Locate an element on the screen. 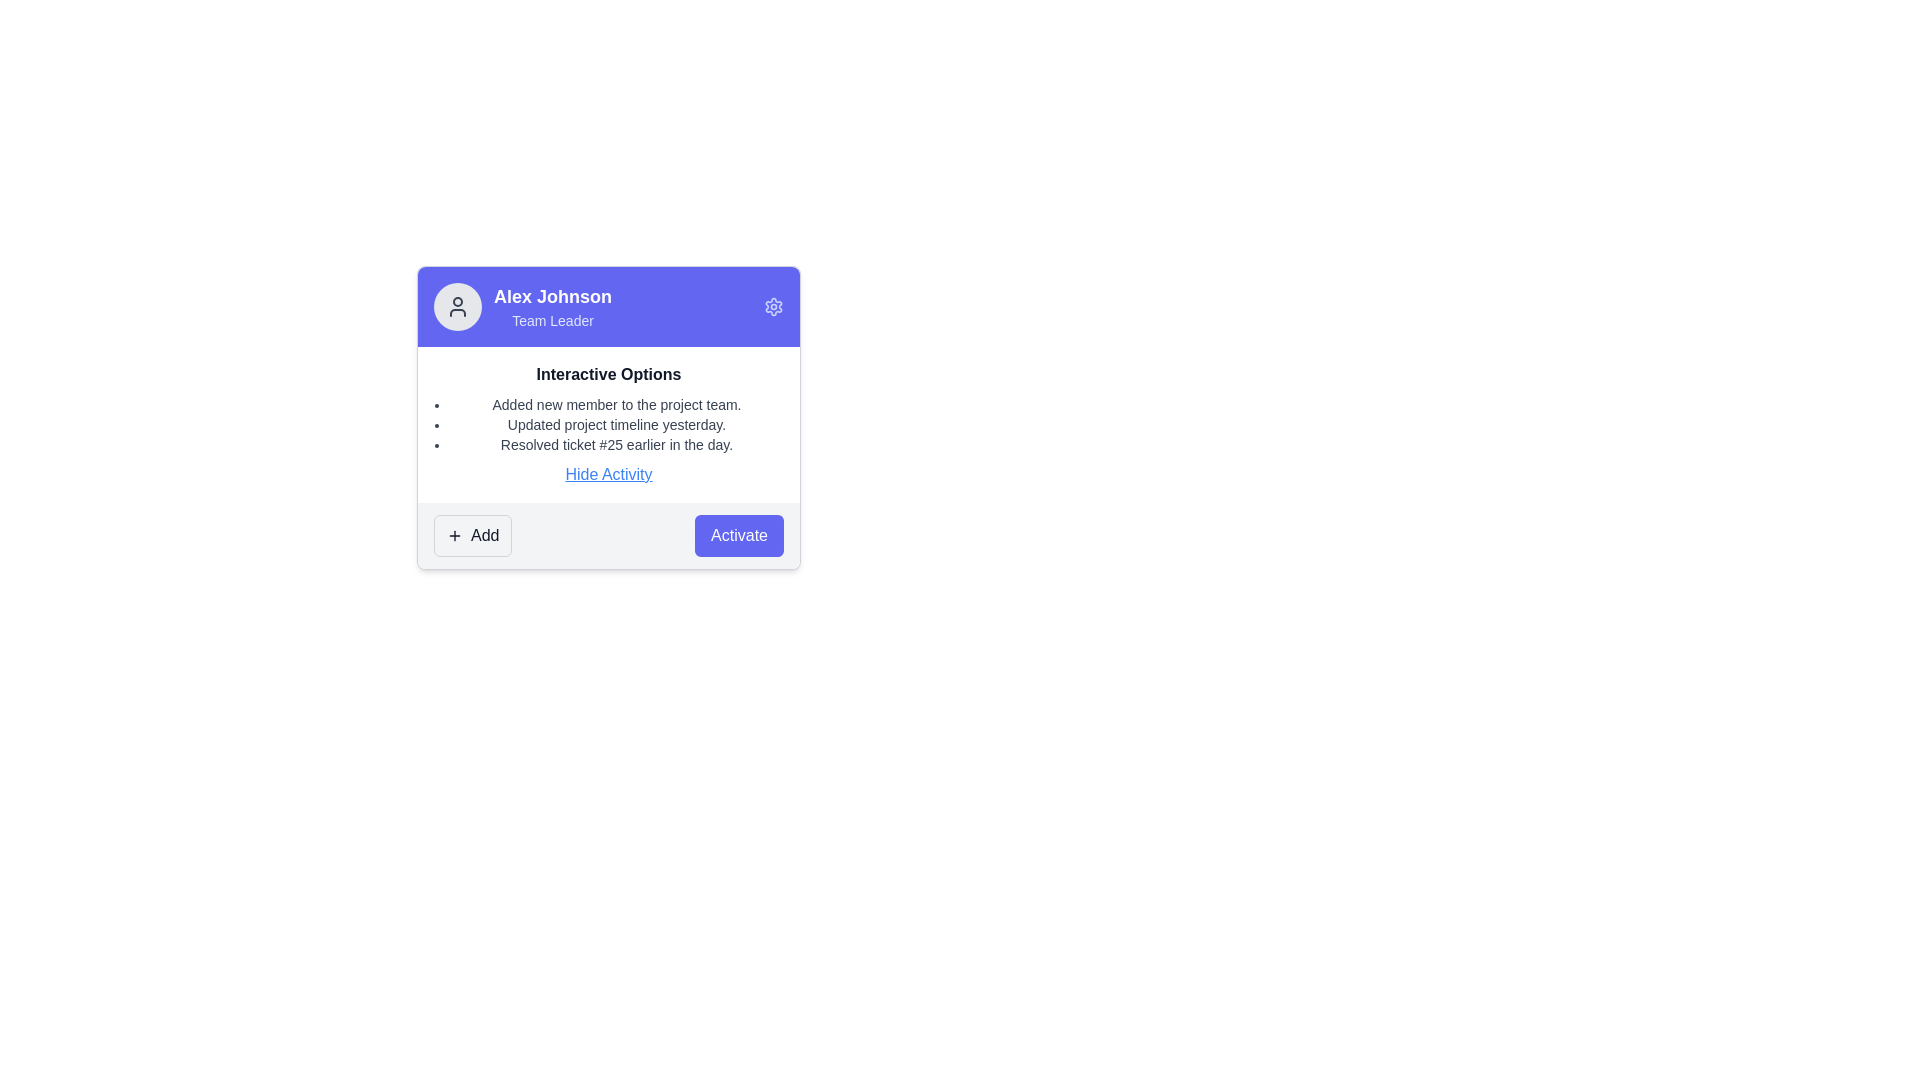  the button labeled 'Activate' with an indigo background is located at coordinates (738, 535).